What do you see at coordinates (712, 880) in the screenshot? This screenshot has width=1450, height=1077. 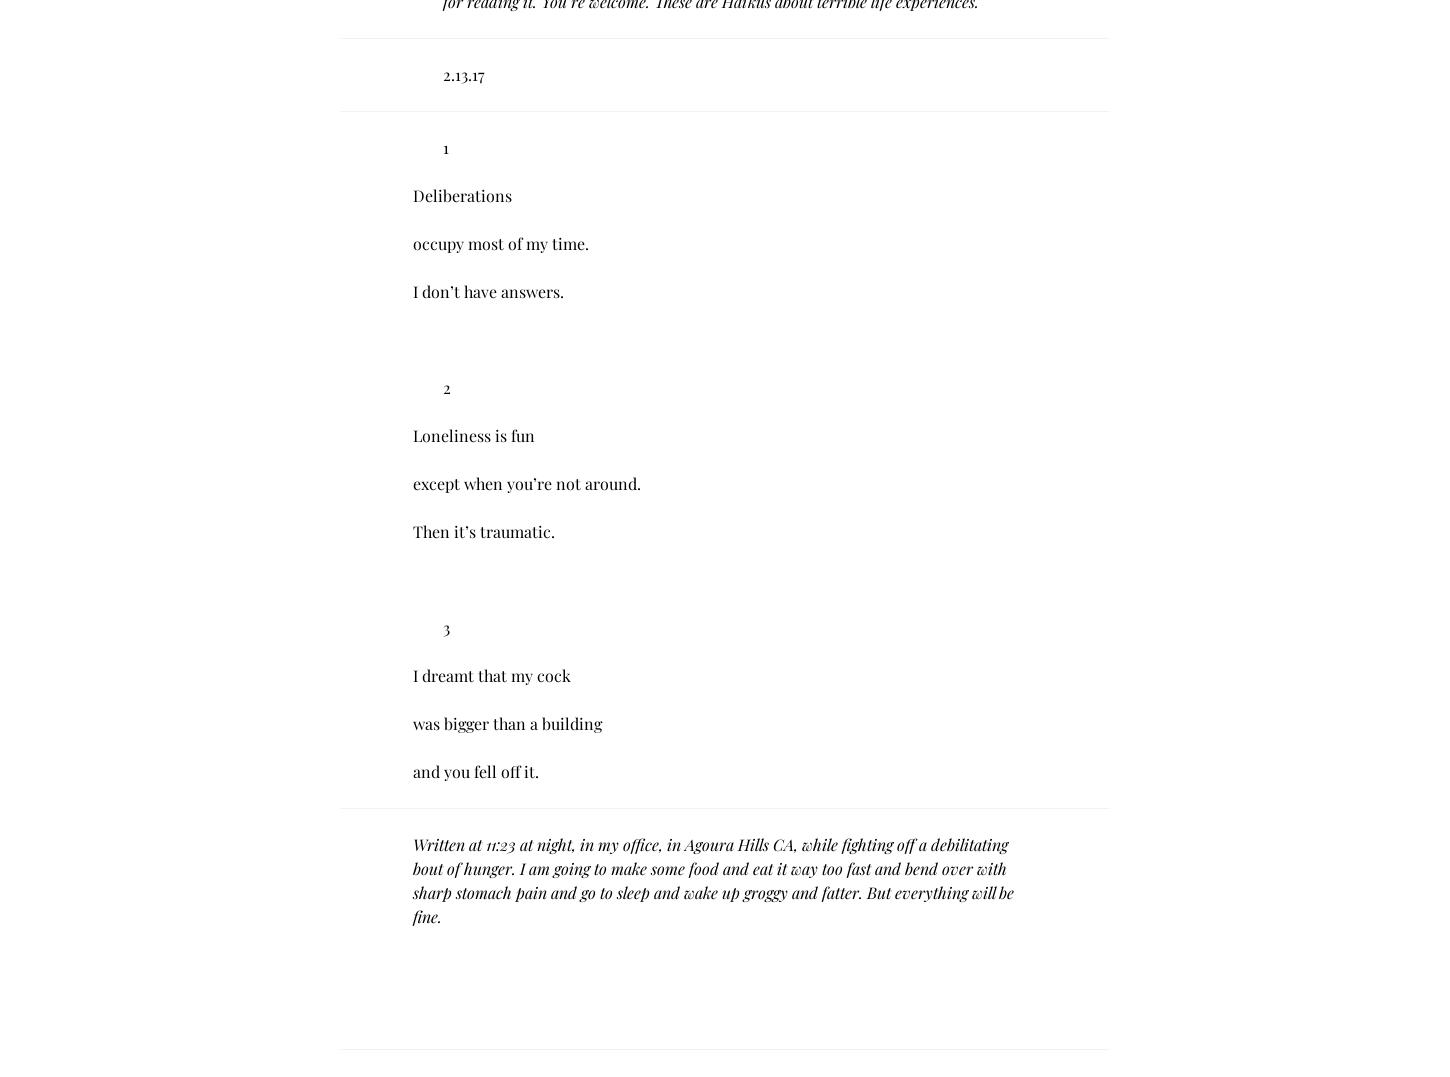 I see `'Written at 11:23 at night, in my office, in Agoura Hills CA, while fighting off a debilitating bout of hunger. I am going to make some food and eat it way too fast and bend over with sharp stomach pain and go to sleep and wake up groggy and fatter. But everything will be fine.'` at bounding box center [712, 880].